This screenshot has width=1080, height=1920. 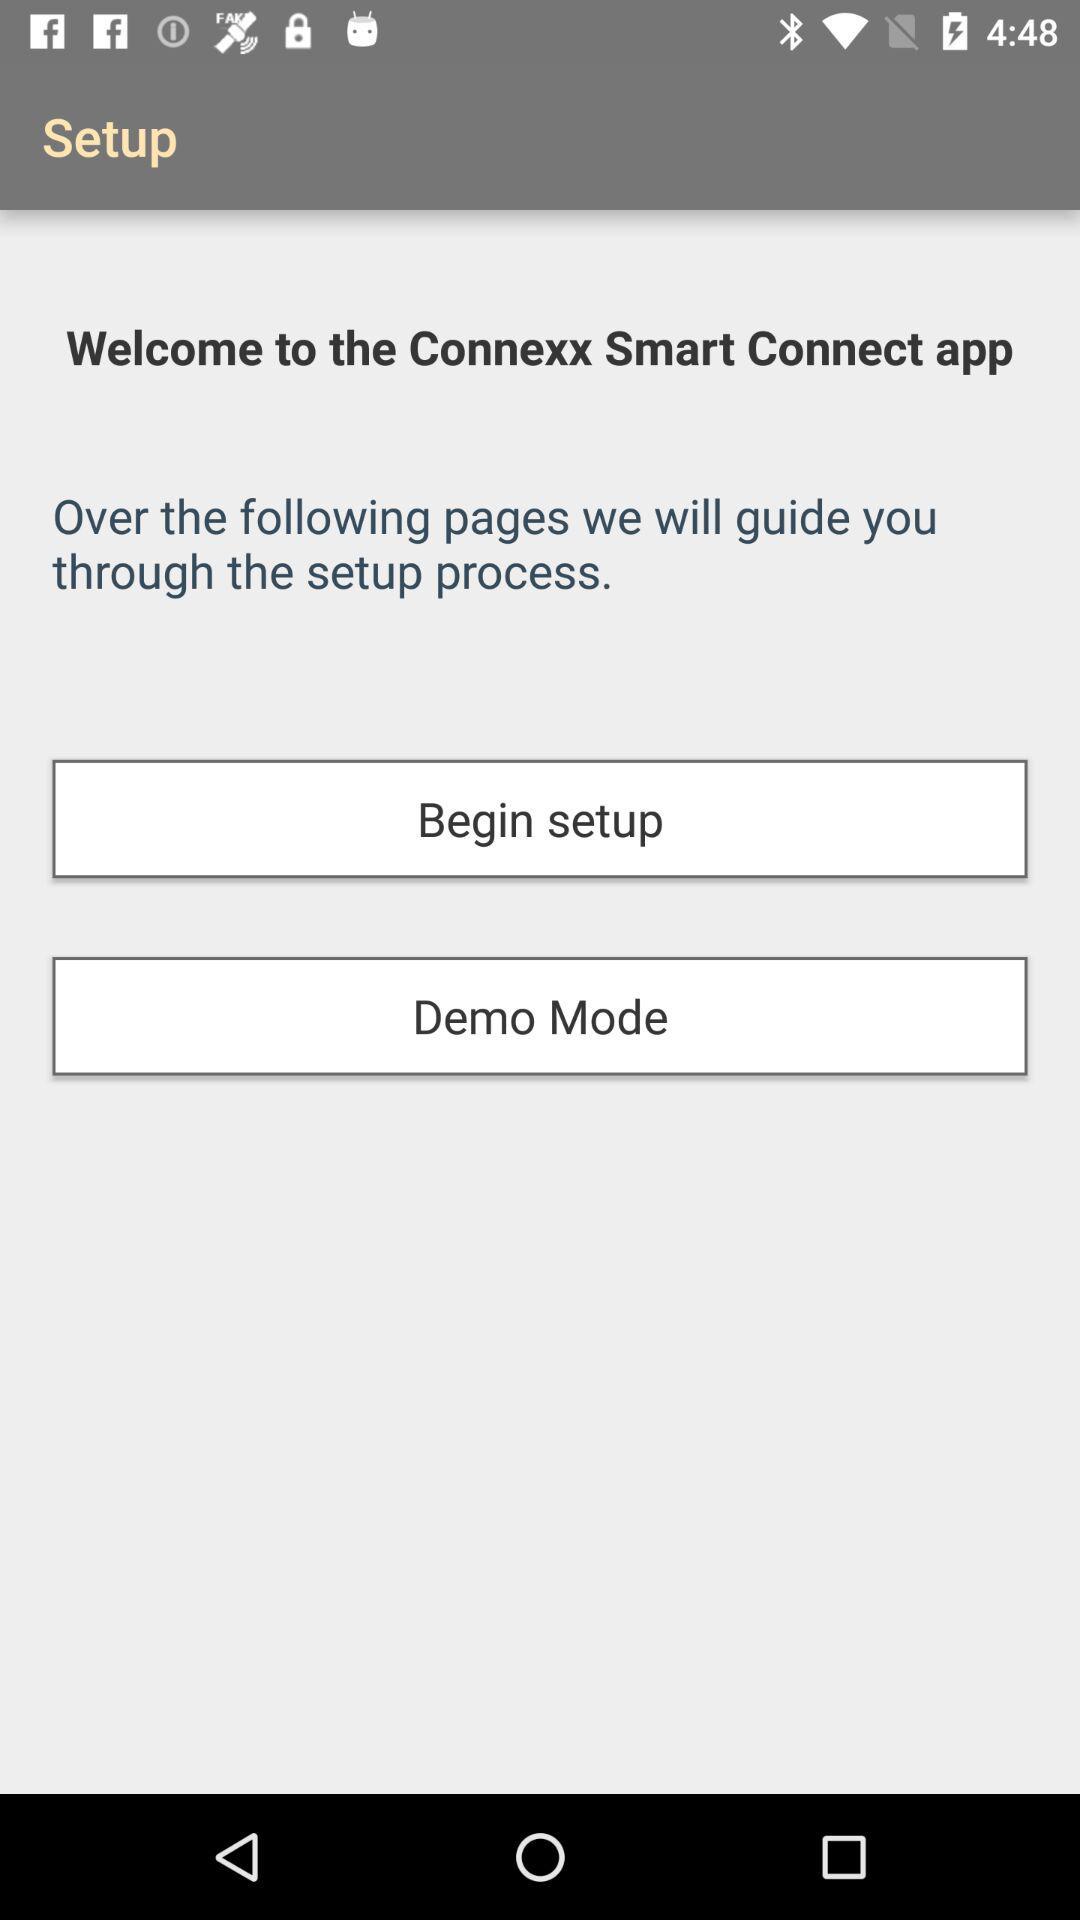 What do you see at coordinates (540, 819) in the screenshot?
I see `the begin setup icon` at bounding box center [540, 819].